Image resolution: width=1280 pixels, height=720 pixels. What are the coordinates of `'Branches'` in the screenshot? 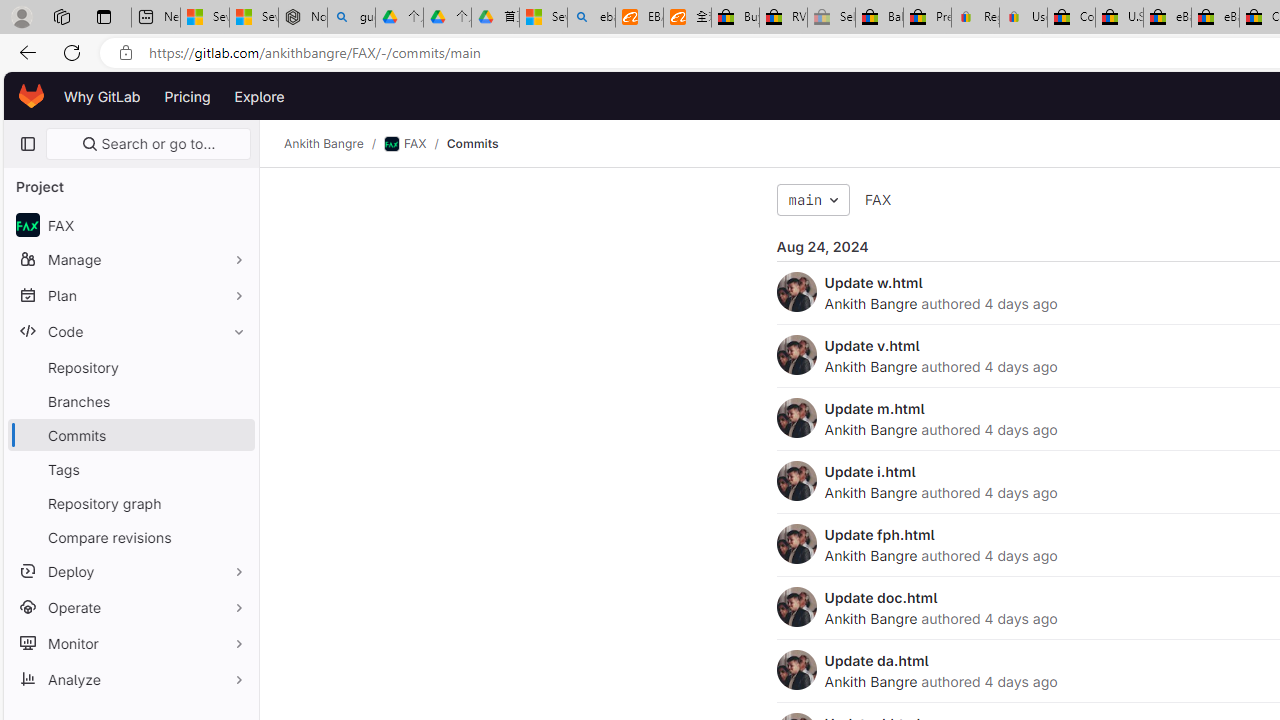 It's located at (130, 401).